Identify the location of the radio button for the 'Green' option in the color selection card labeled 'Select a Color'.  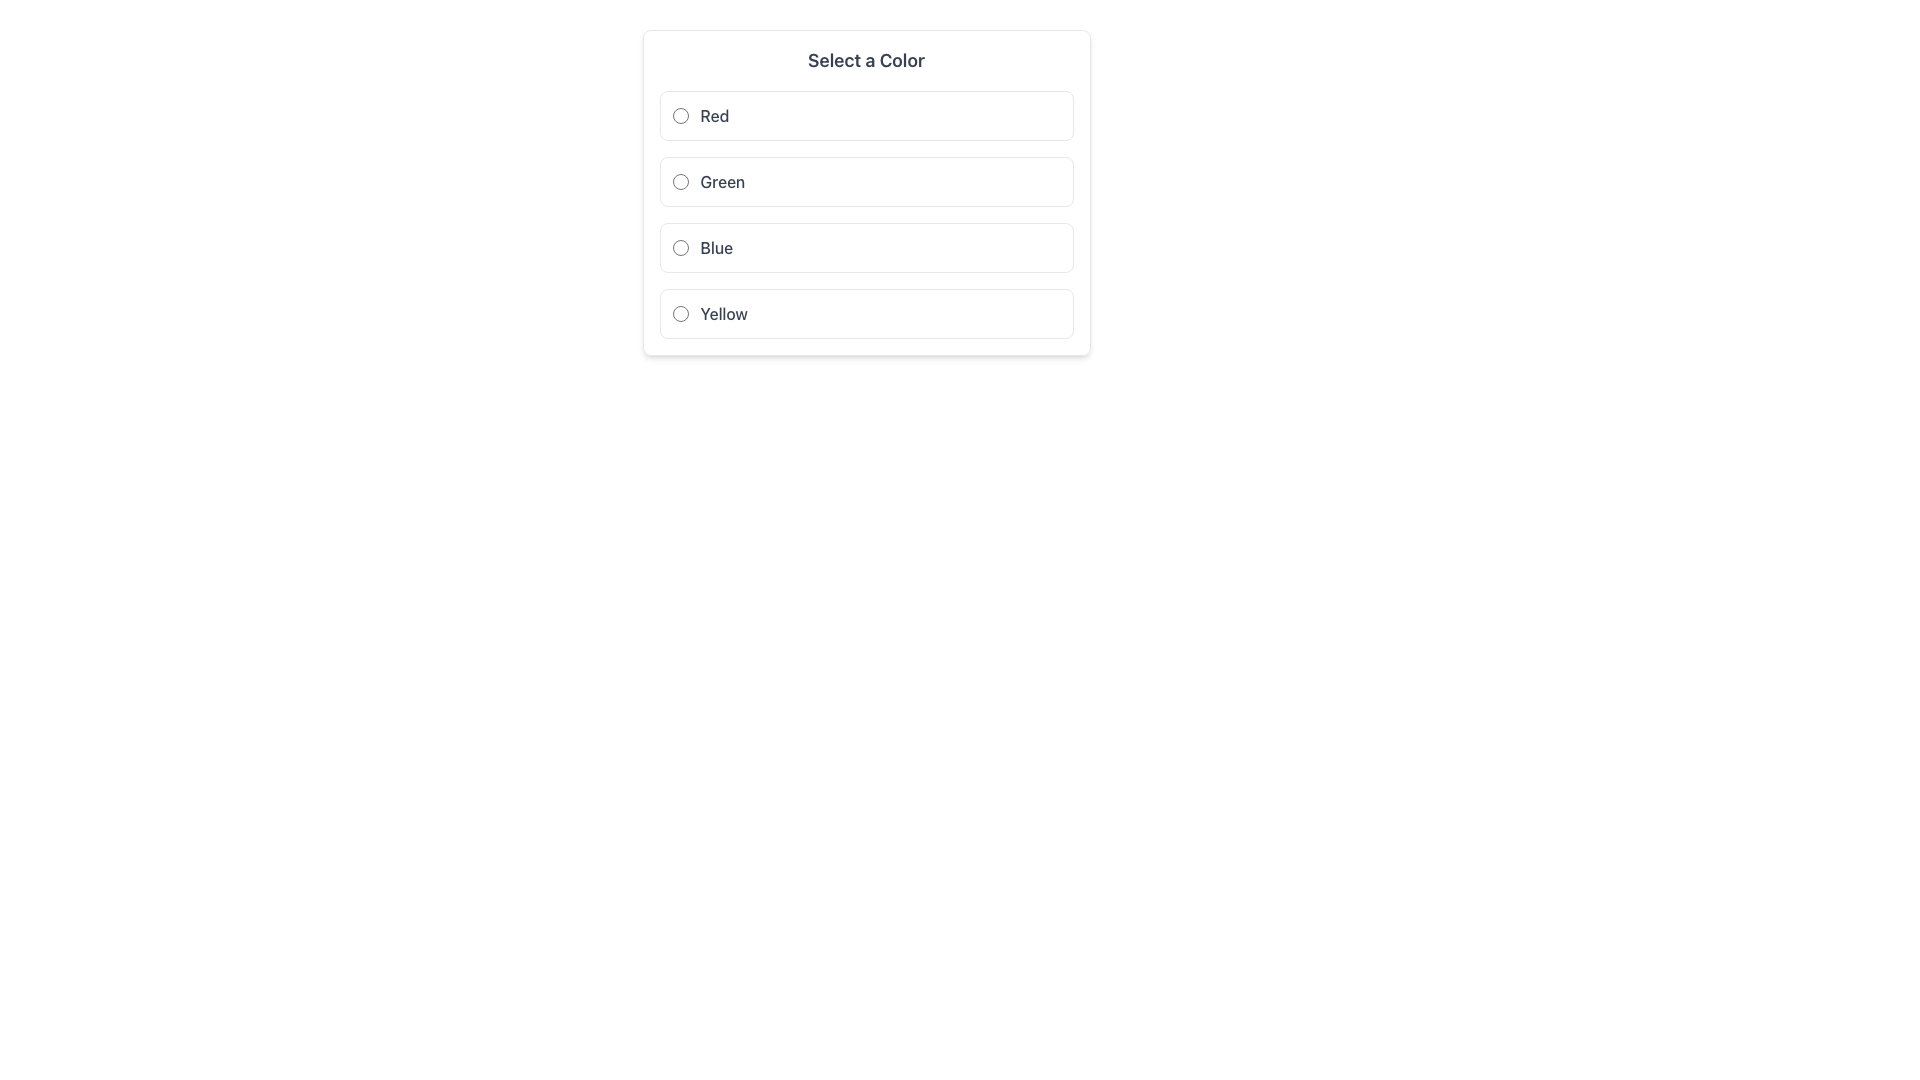
(866, 192).